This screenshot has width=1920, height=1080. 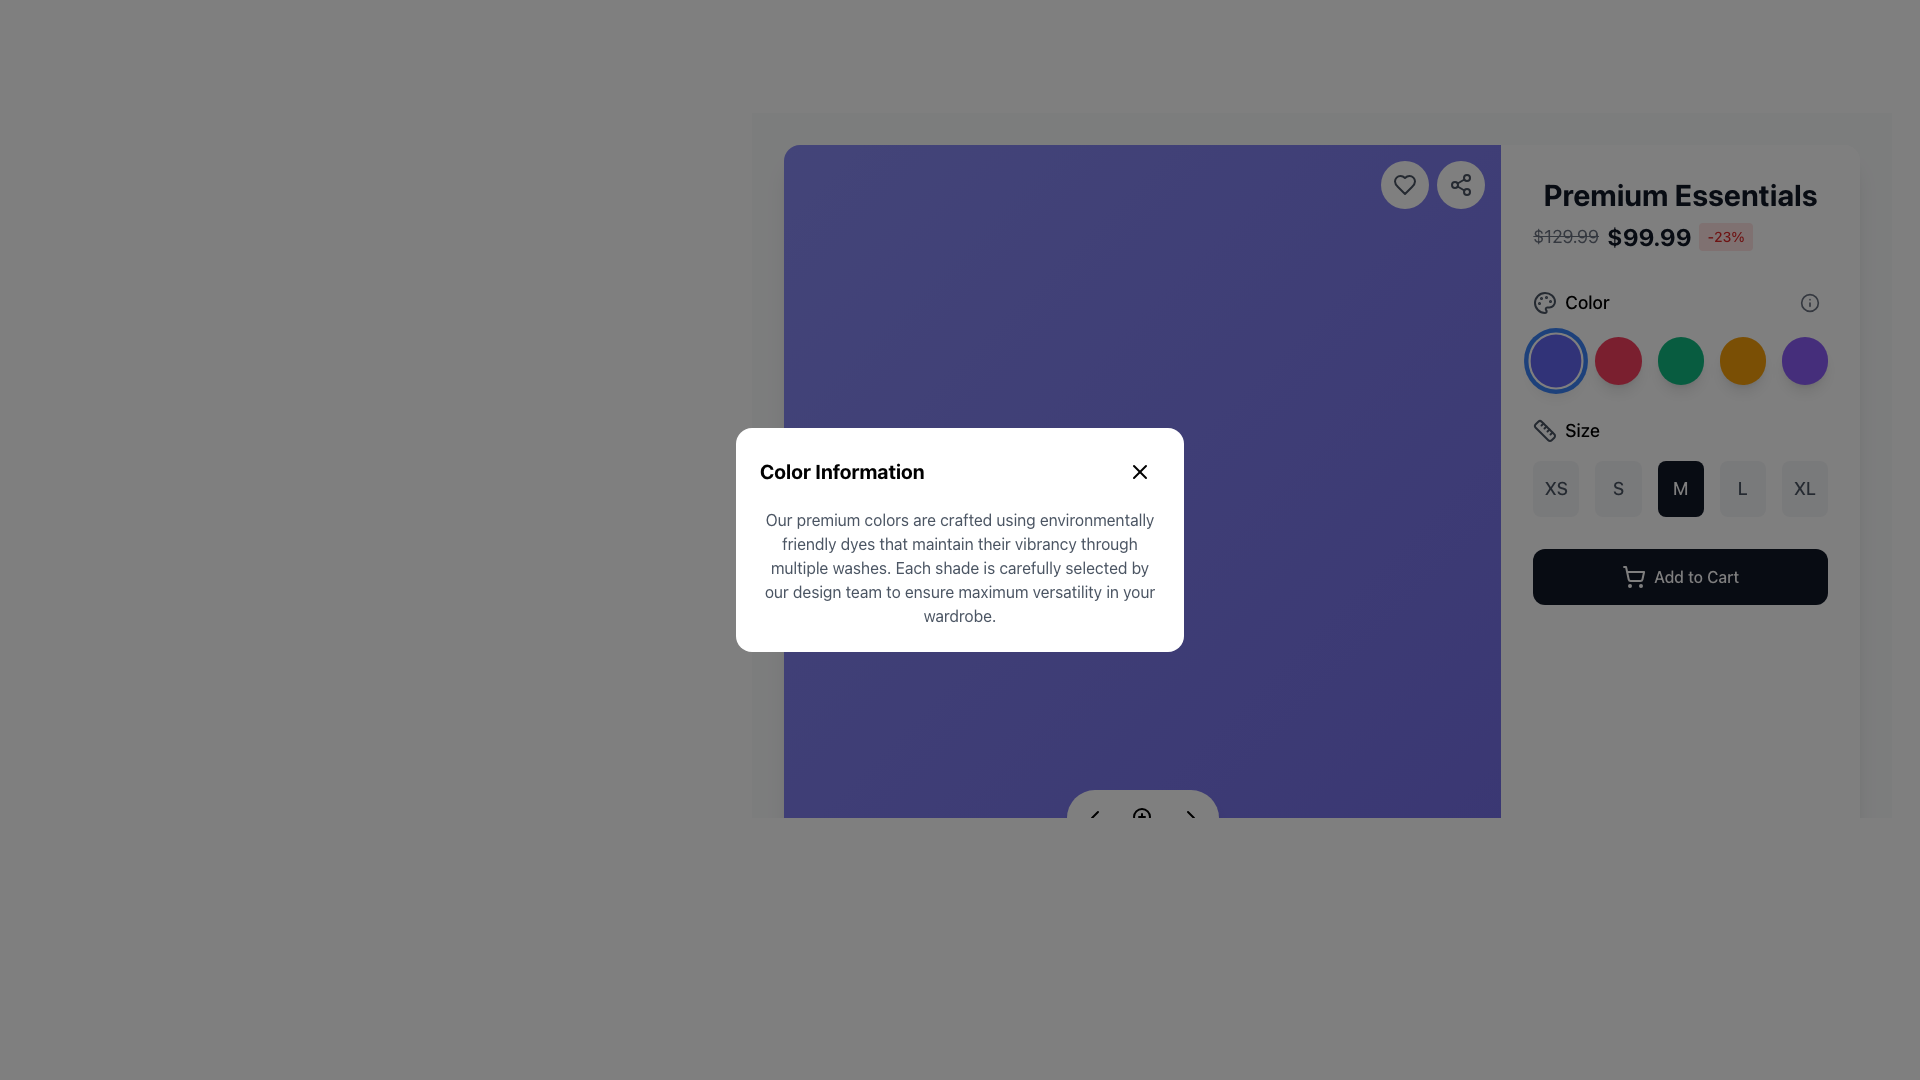 I want to click on the cross icon located at the top-right corner of the 'Color Information' dialog box, so click(x=1140, y=471).